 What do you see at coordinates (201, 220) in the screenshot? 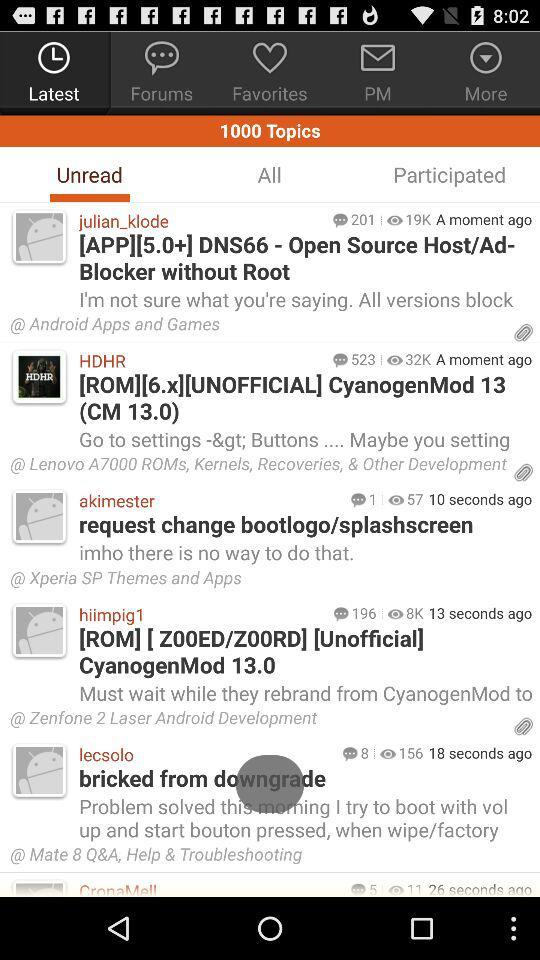
I see `julian_klode icon` at bounding box center [201, 220].